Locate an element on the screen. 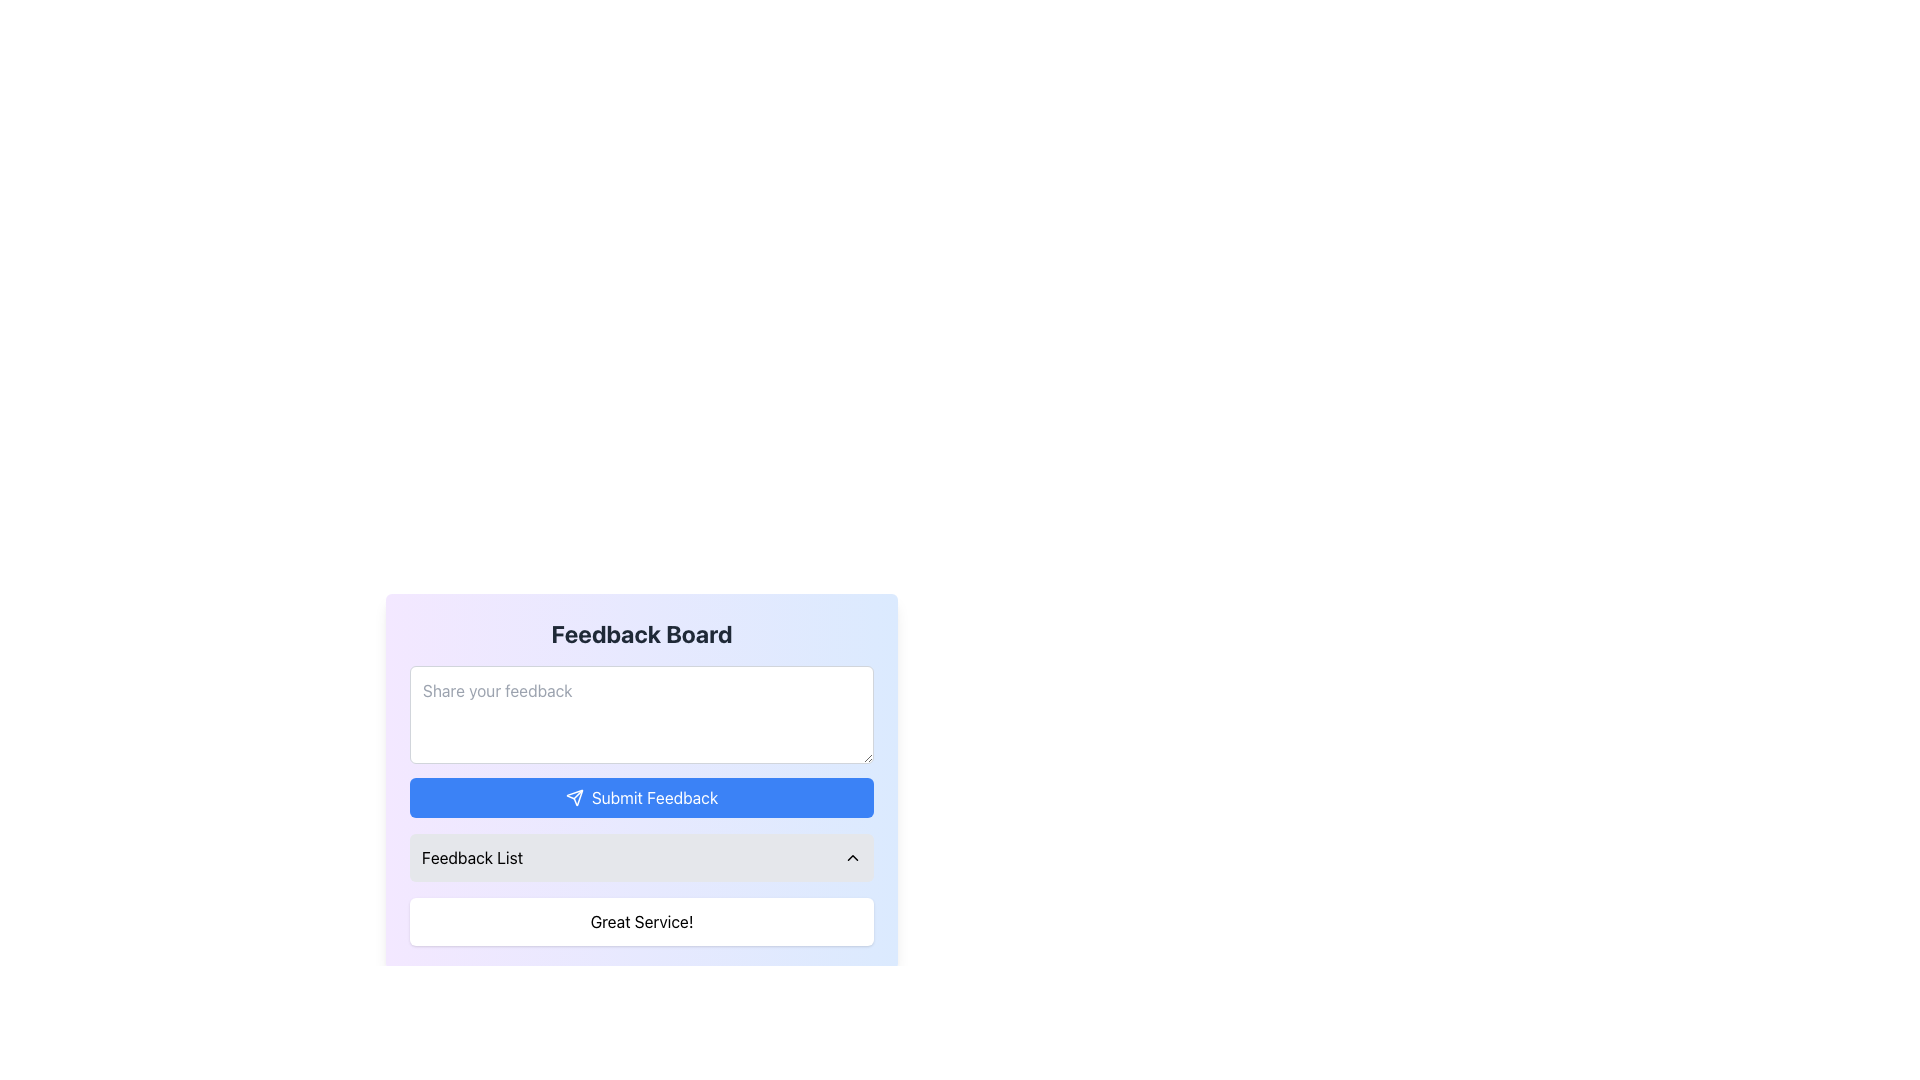 Image resolution: width=1920 pixels, height=1080 pixels. the 'Submit Feedback' button which contains the icon for sending or submitting data, located at the center of the card element is located at coordinates (573, 797).